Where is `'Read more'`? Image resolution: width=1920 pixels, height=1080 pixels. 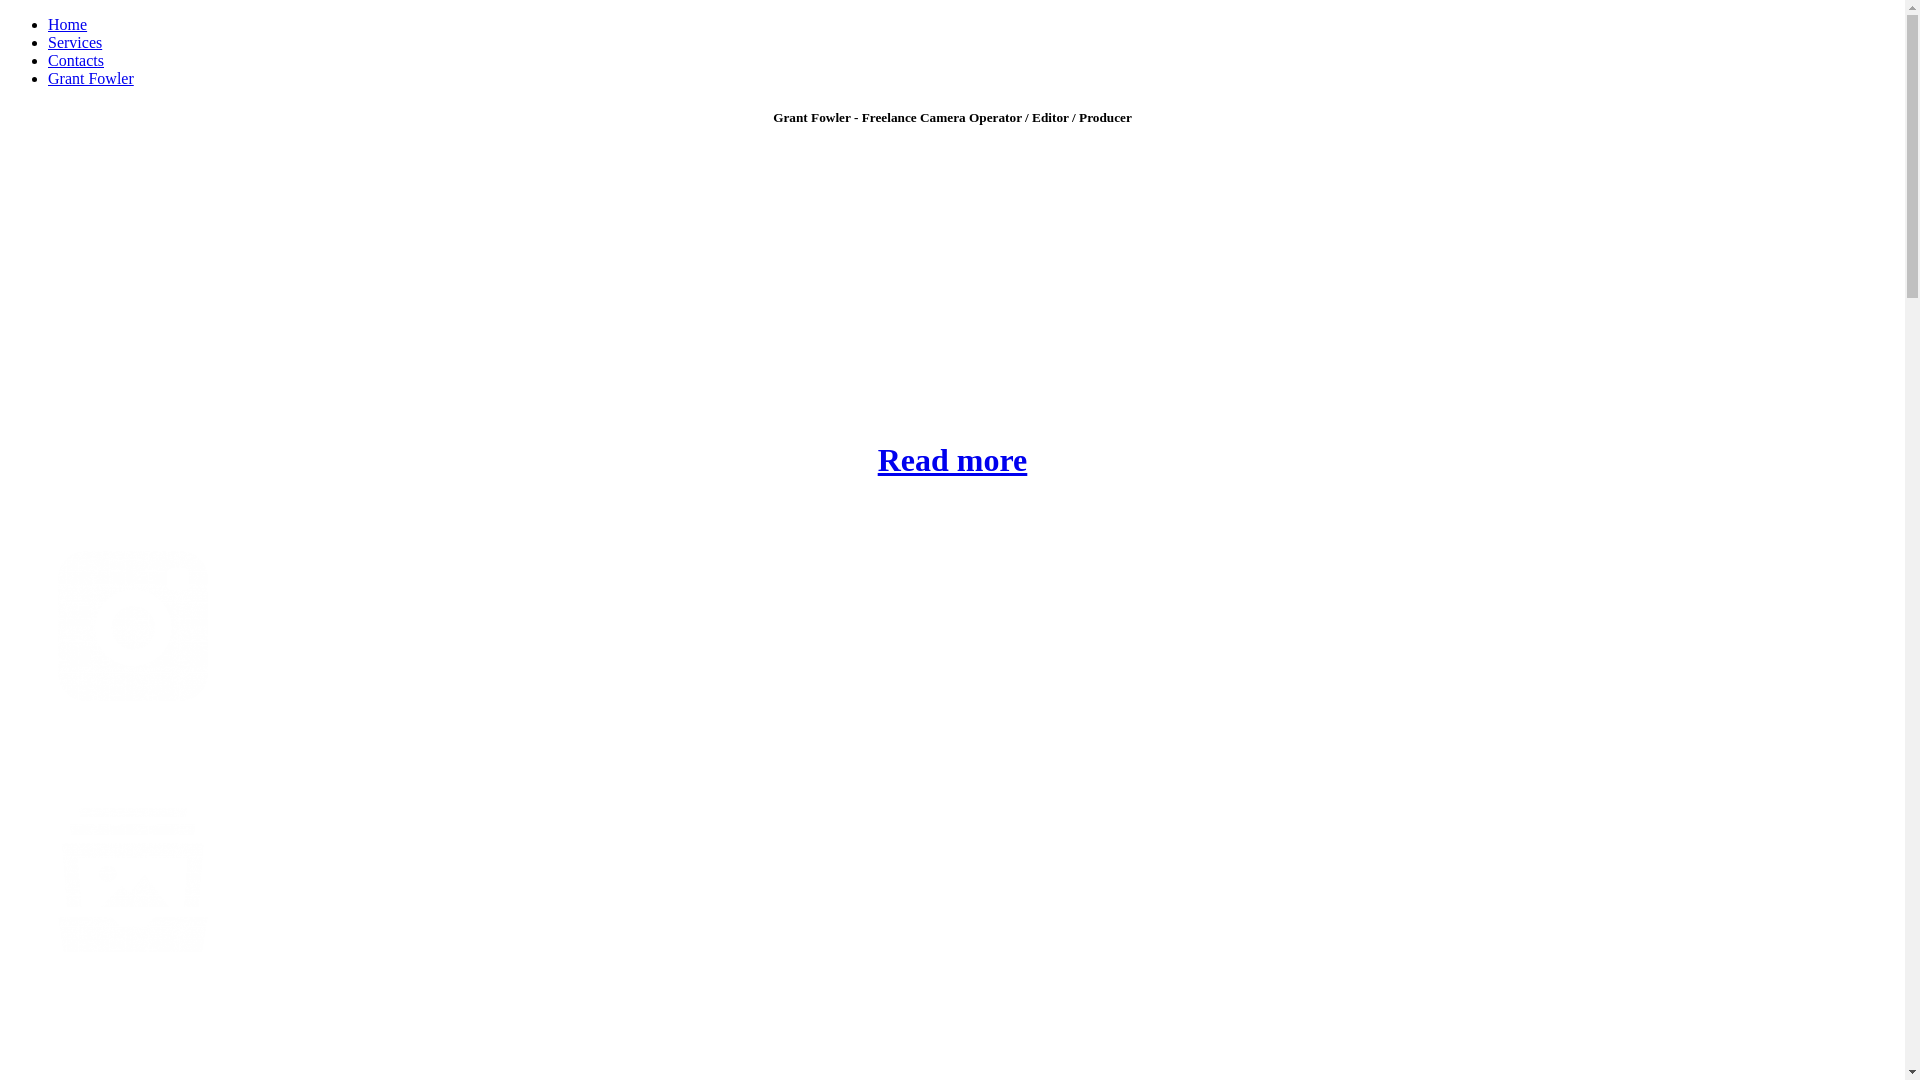
'Read more' is located at coordinates (952, 459).